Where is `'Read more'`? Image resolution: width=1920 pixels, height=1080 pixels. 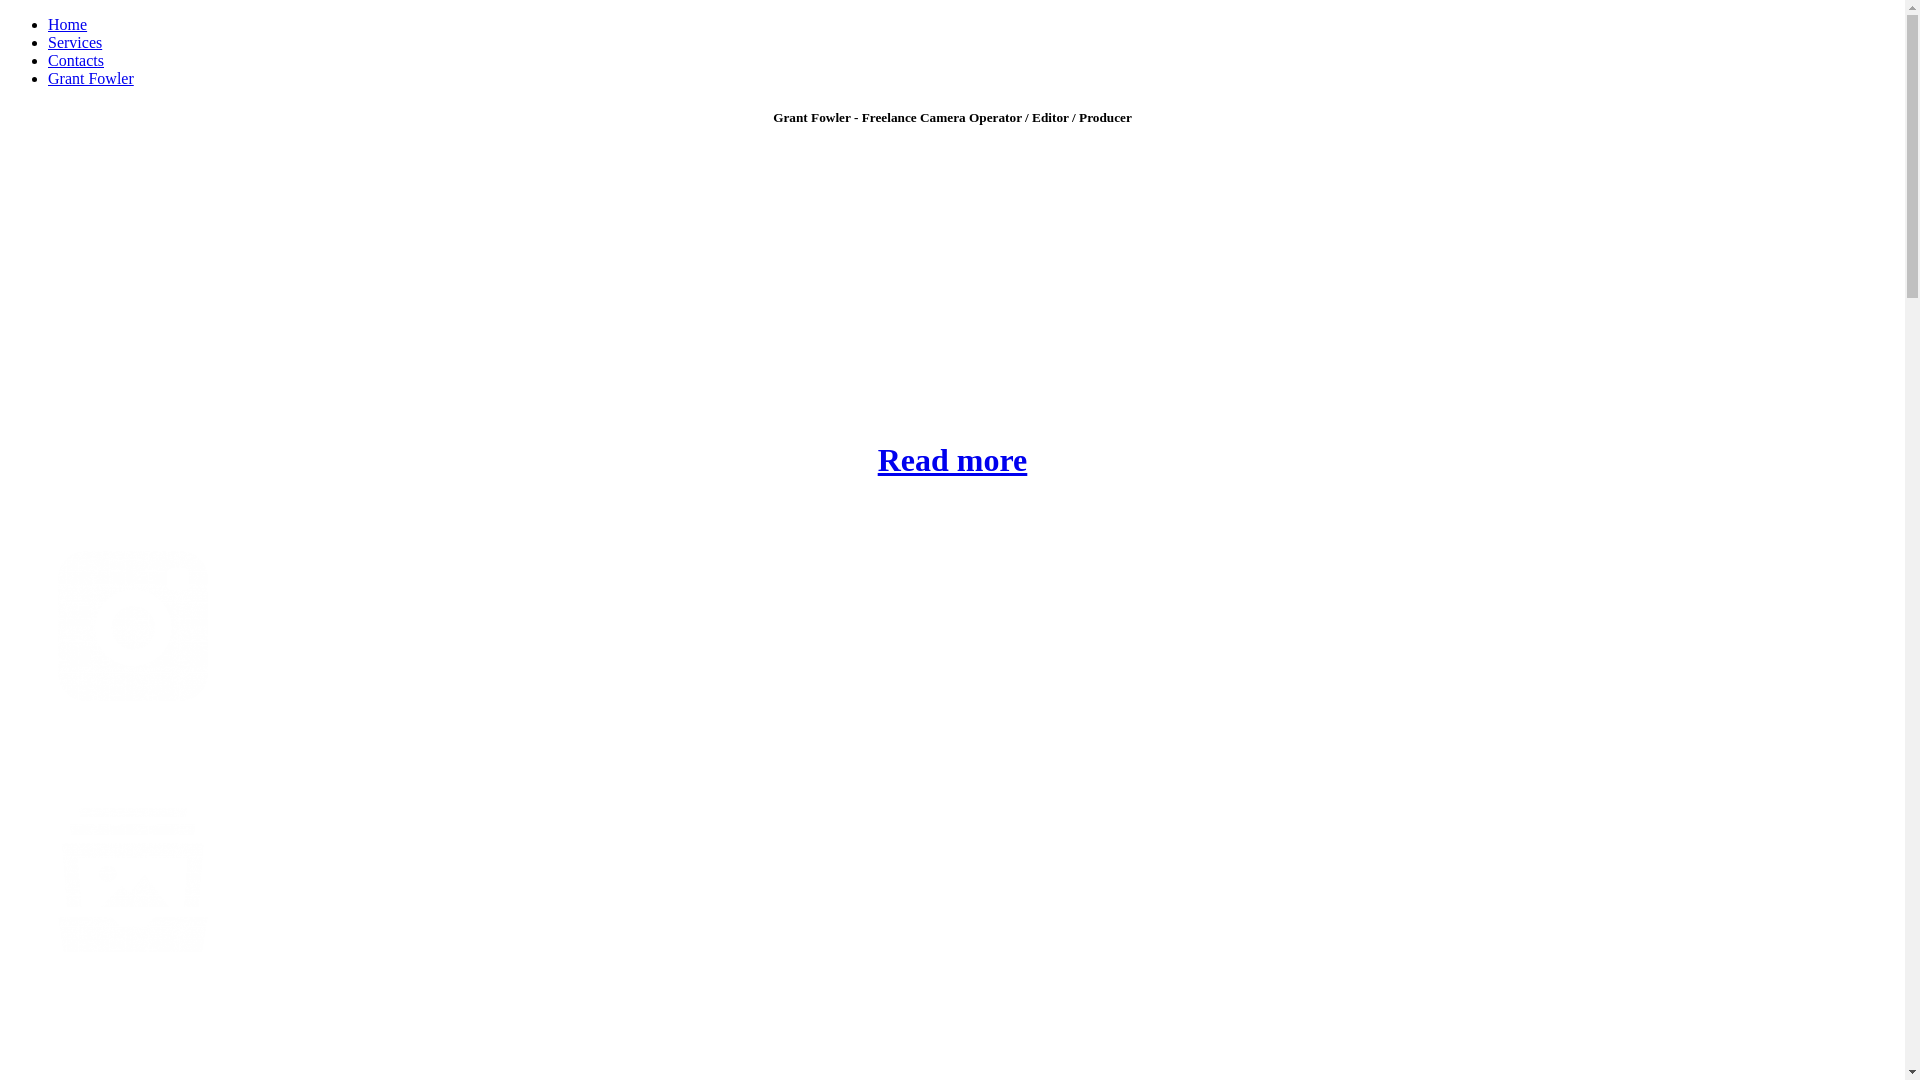
'Read more' is located at coordinates (952, 459).